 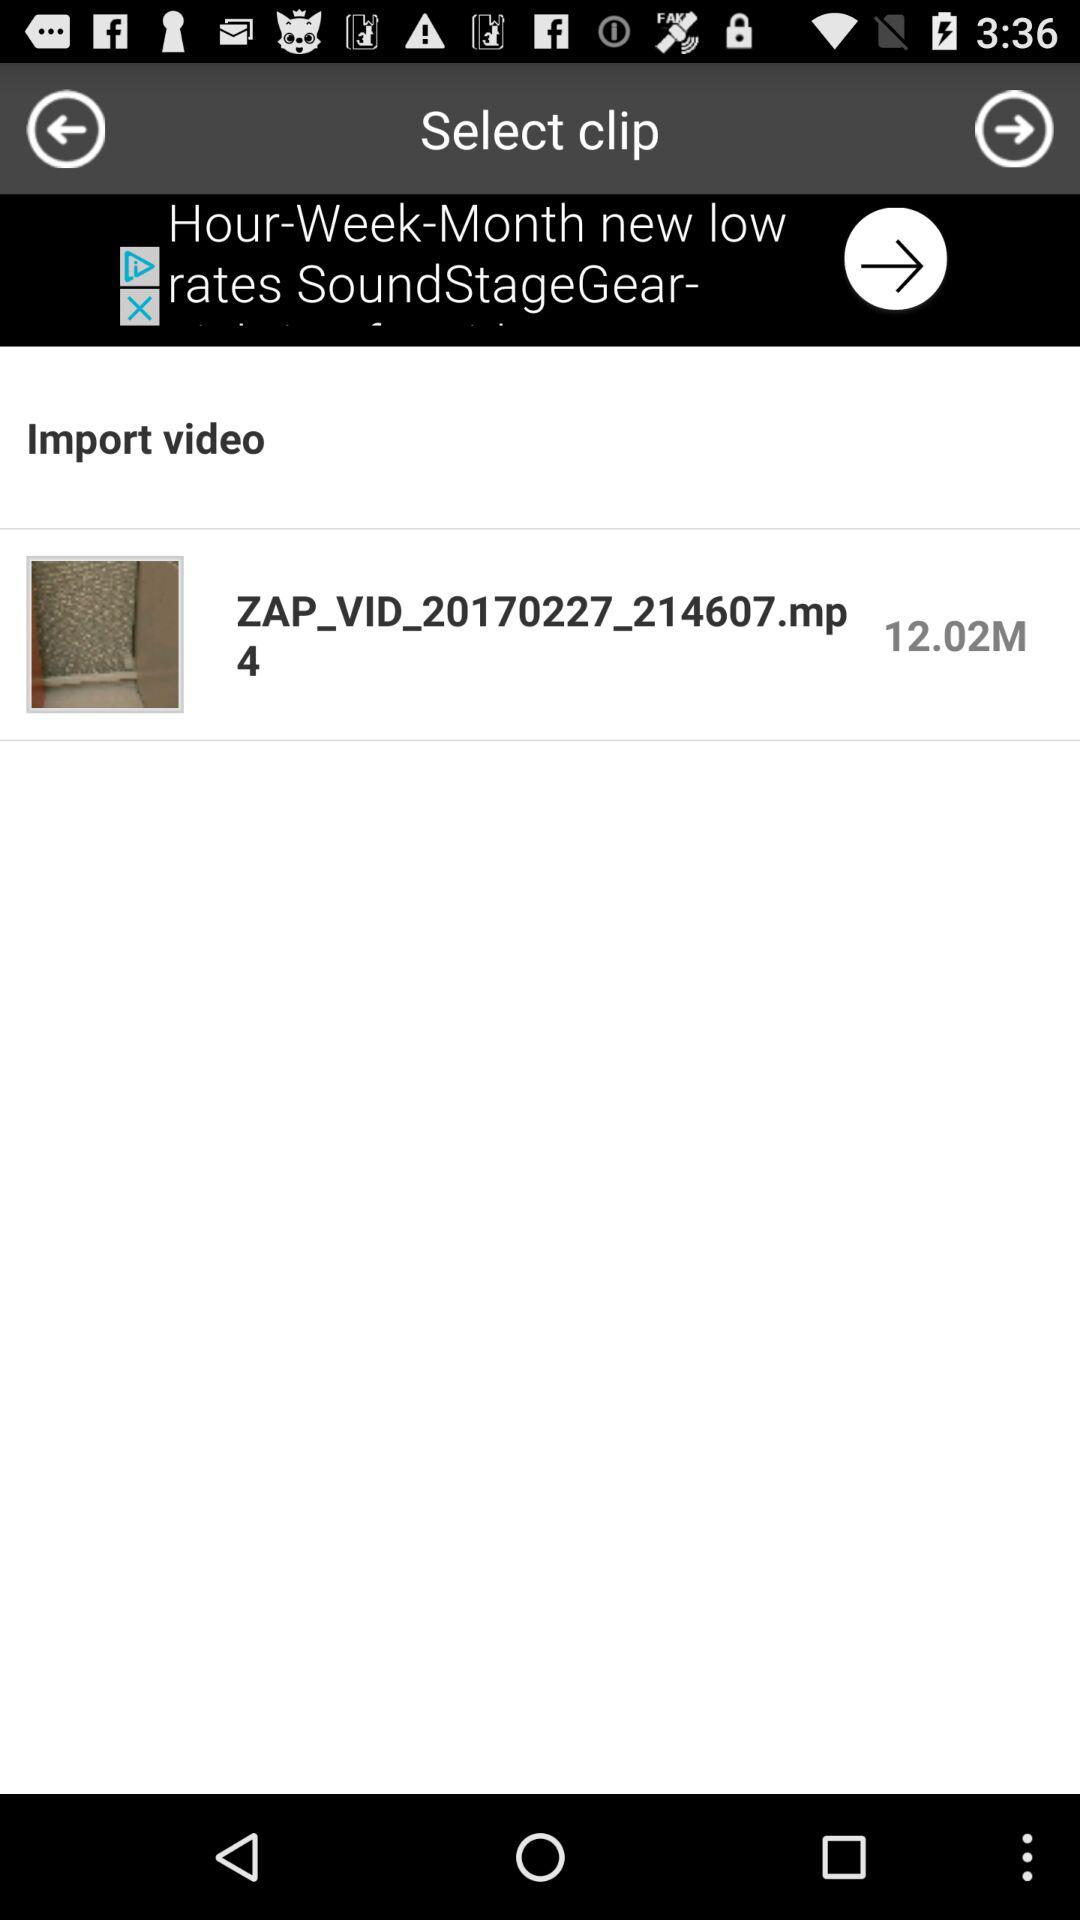 What do you see at coordinates (1014, 127) in the screenshot?
I see `next user` at bounding box center [1014, 127].